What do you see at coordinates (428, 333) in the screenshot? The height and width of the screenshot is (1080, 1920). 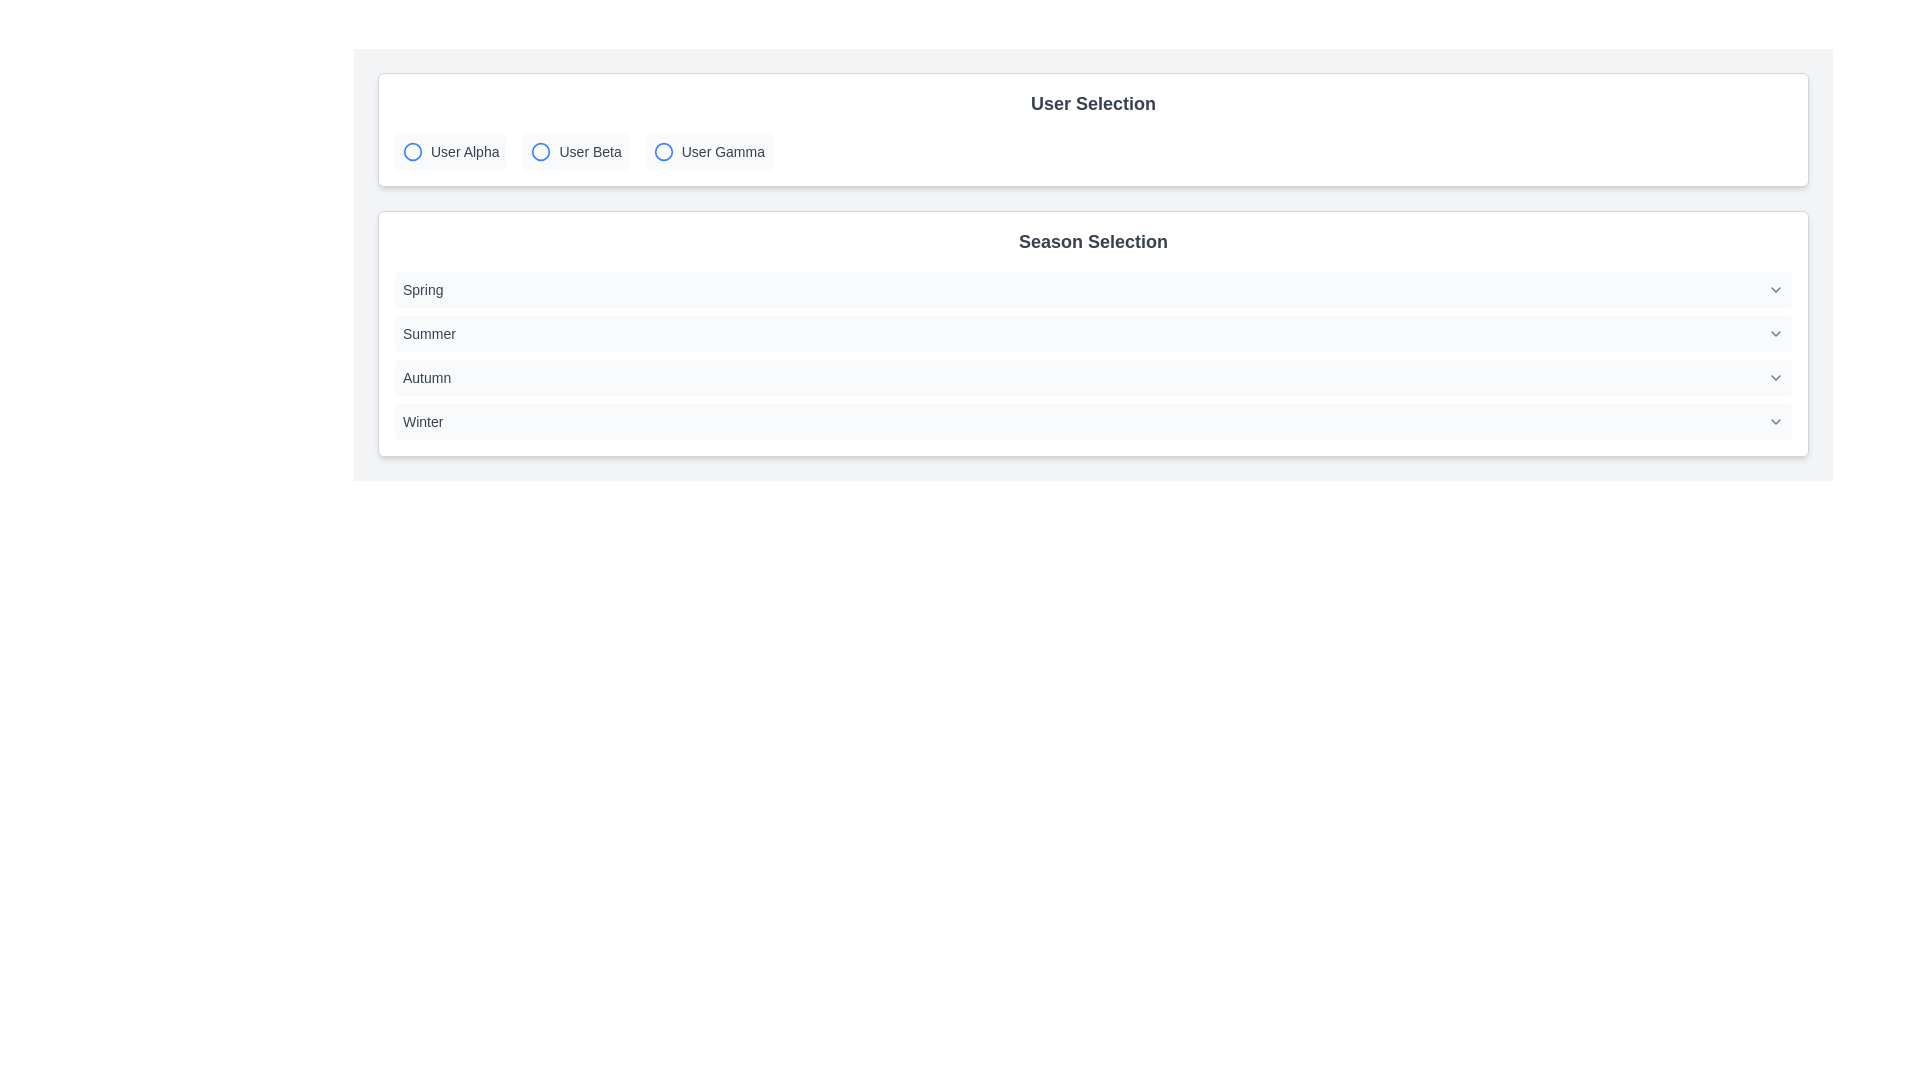 I see `the text snippet displaying 'Summer' in gray color within the dropdown selector to provide visual feedback` at bounding box center [428, 333].